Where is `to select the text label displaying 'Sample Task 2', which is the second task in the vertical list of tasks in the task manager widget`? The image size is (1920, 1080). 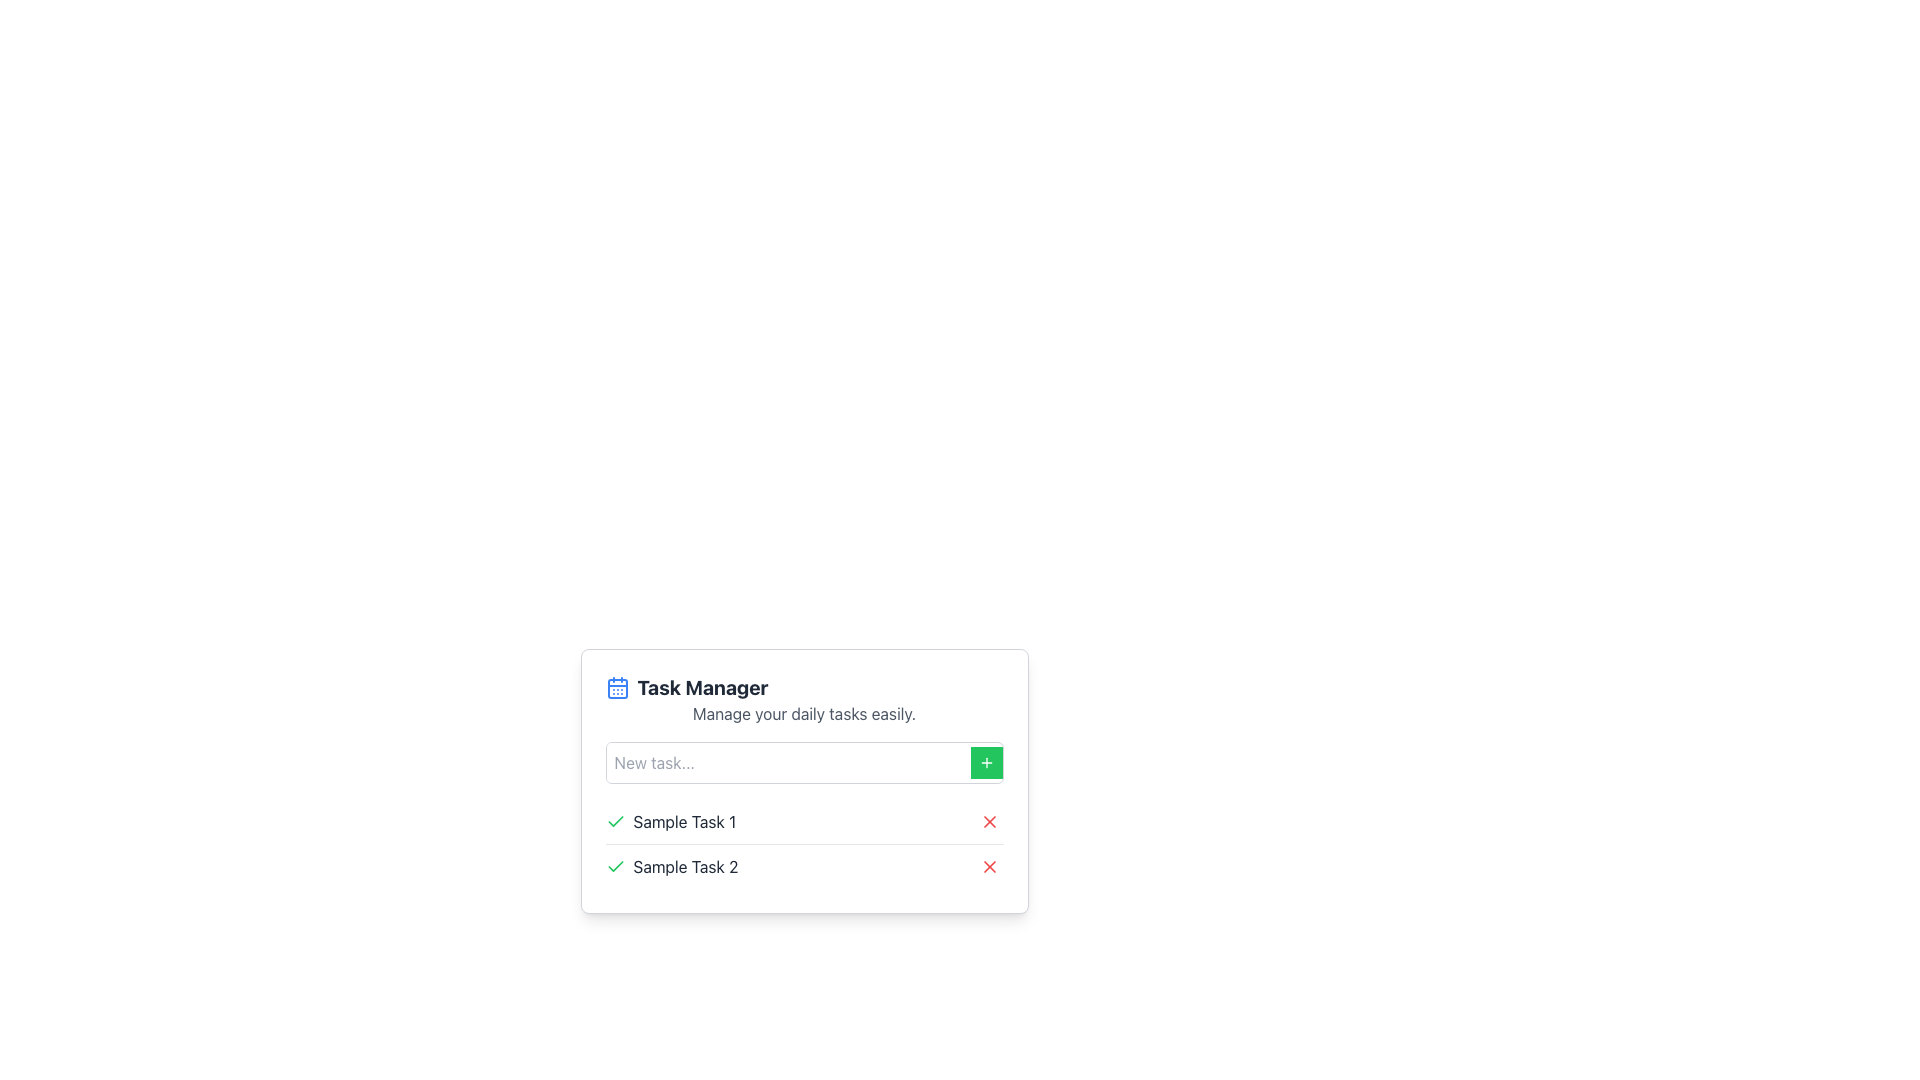
to select the text label displaying 'Sample Task 2', which is the second task in the vertical list of tasks in the task manager widget is located at coordinates (672, 866).